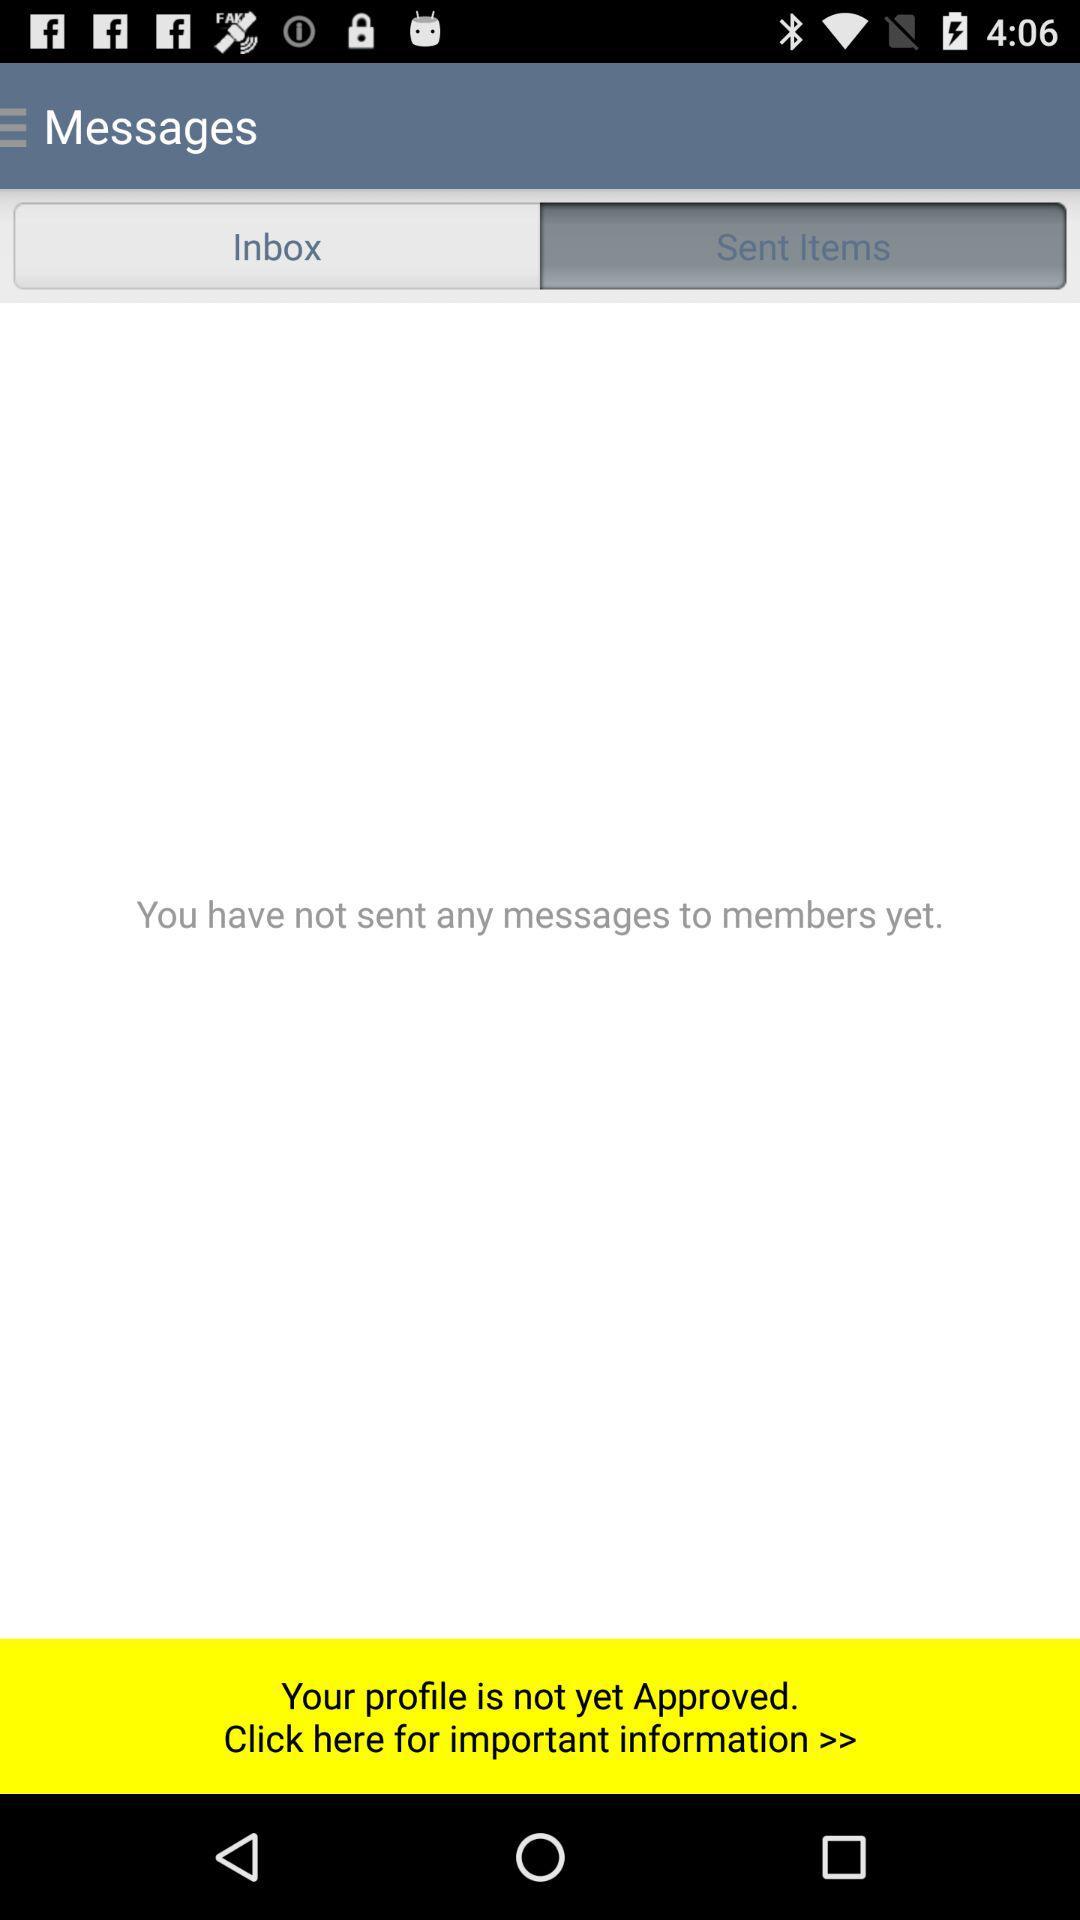 This screenshot has width=1080, height=1920. What do you see at coordinates (802, 244) in the screenshot?
I see `the item to the right of inbox` at bounding box center [802, 244].